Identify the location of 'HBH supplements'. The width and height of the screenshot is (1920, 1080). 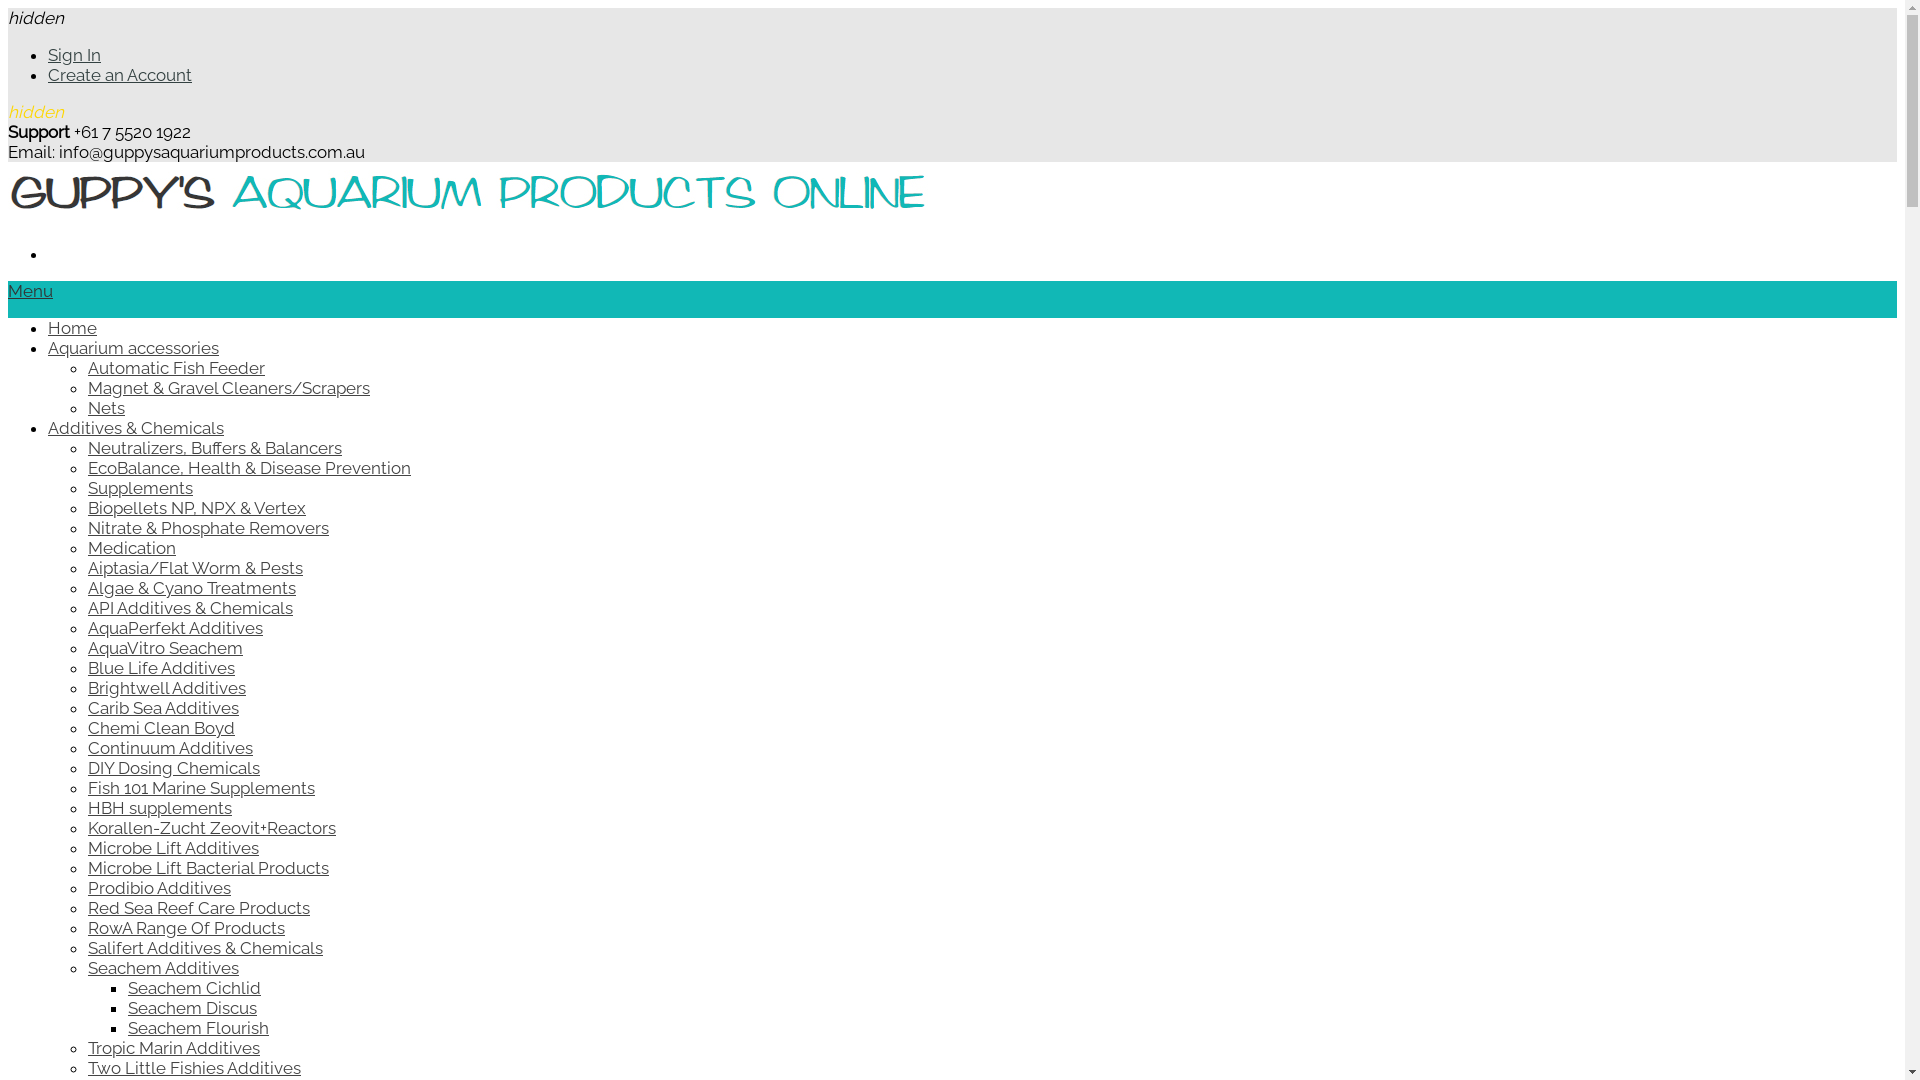
(158, 806).